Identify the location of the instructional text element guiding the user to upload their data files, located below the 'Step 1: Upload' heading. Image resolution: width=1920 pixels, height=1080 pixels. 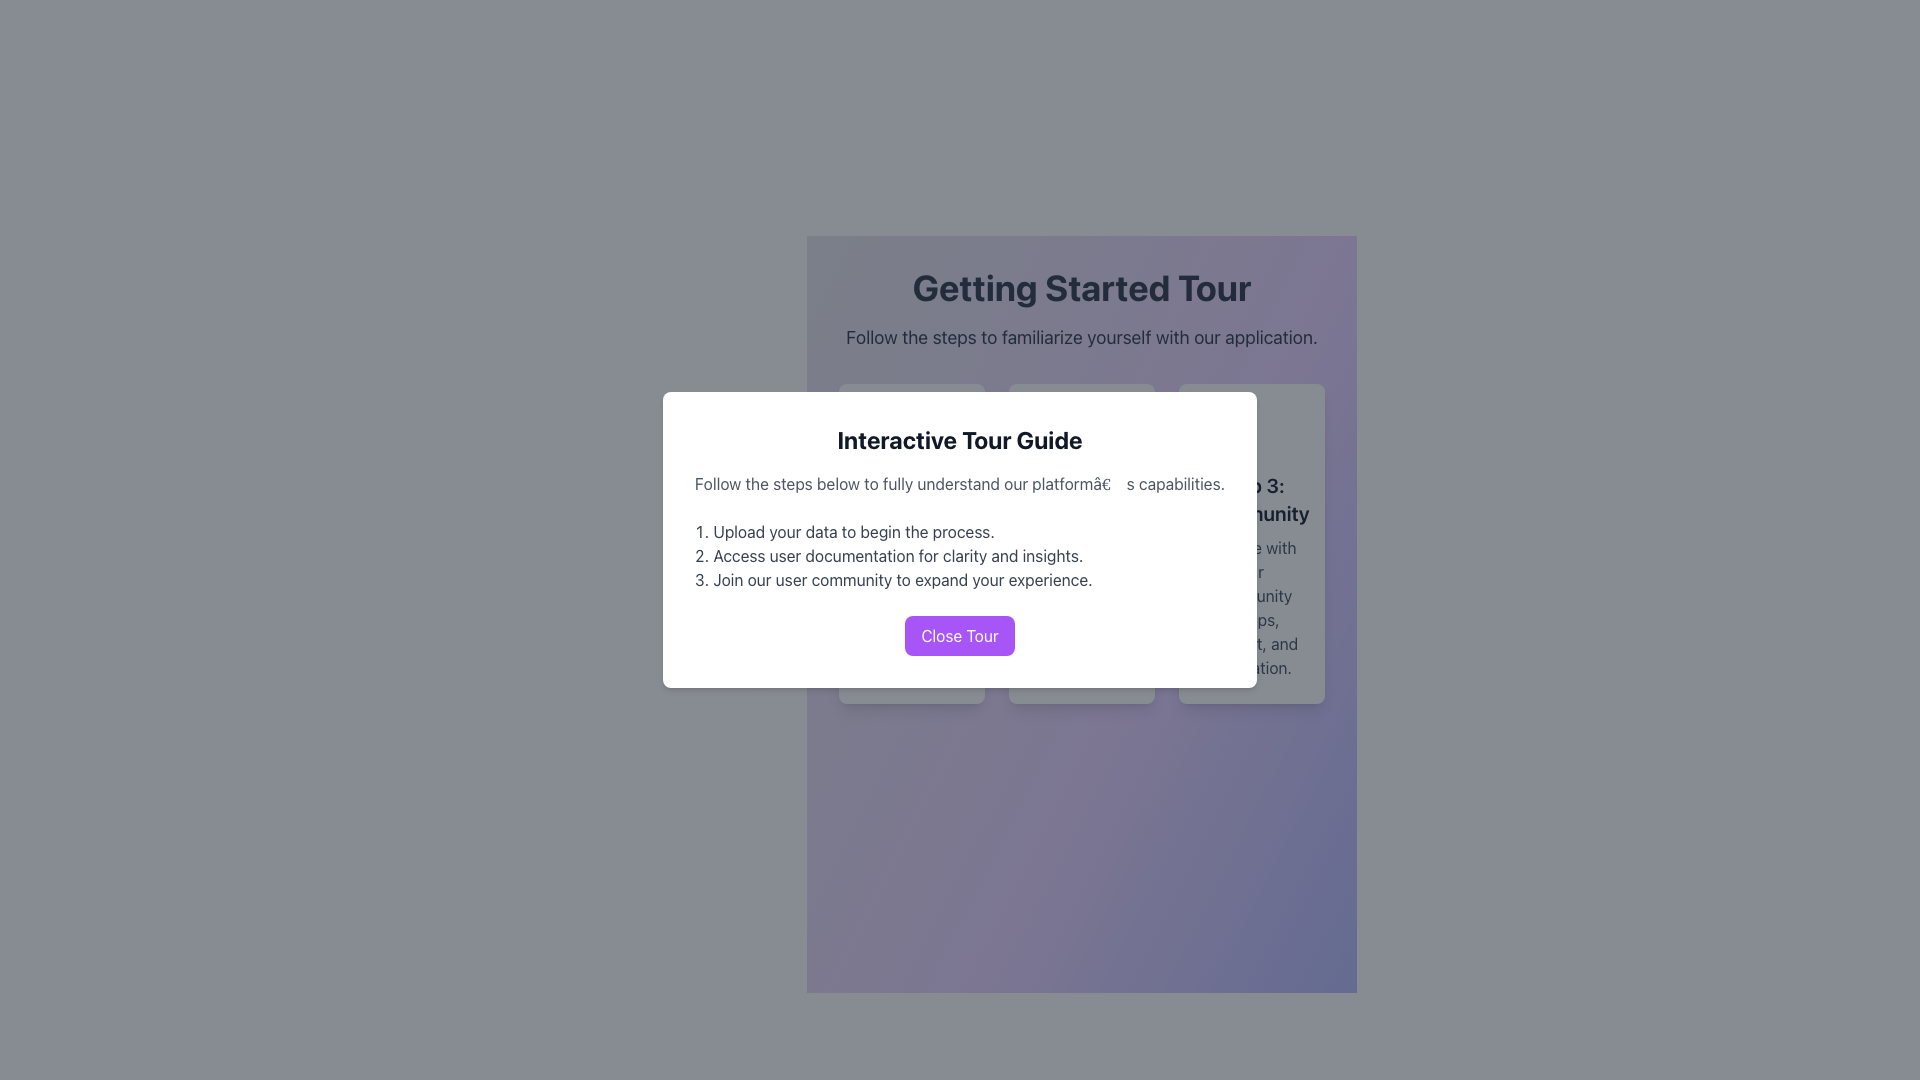
(911, 607).